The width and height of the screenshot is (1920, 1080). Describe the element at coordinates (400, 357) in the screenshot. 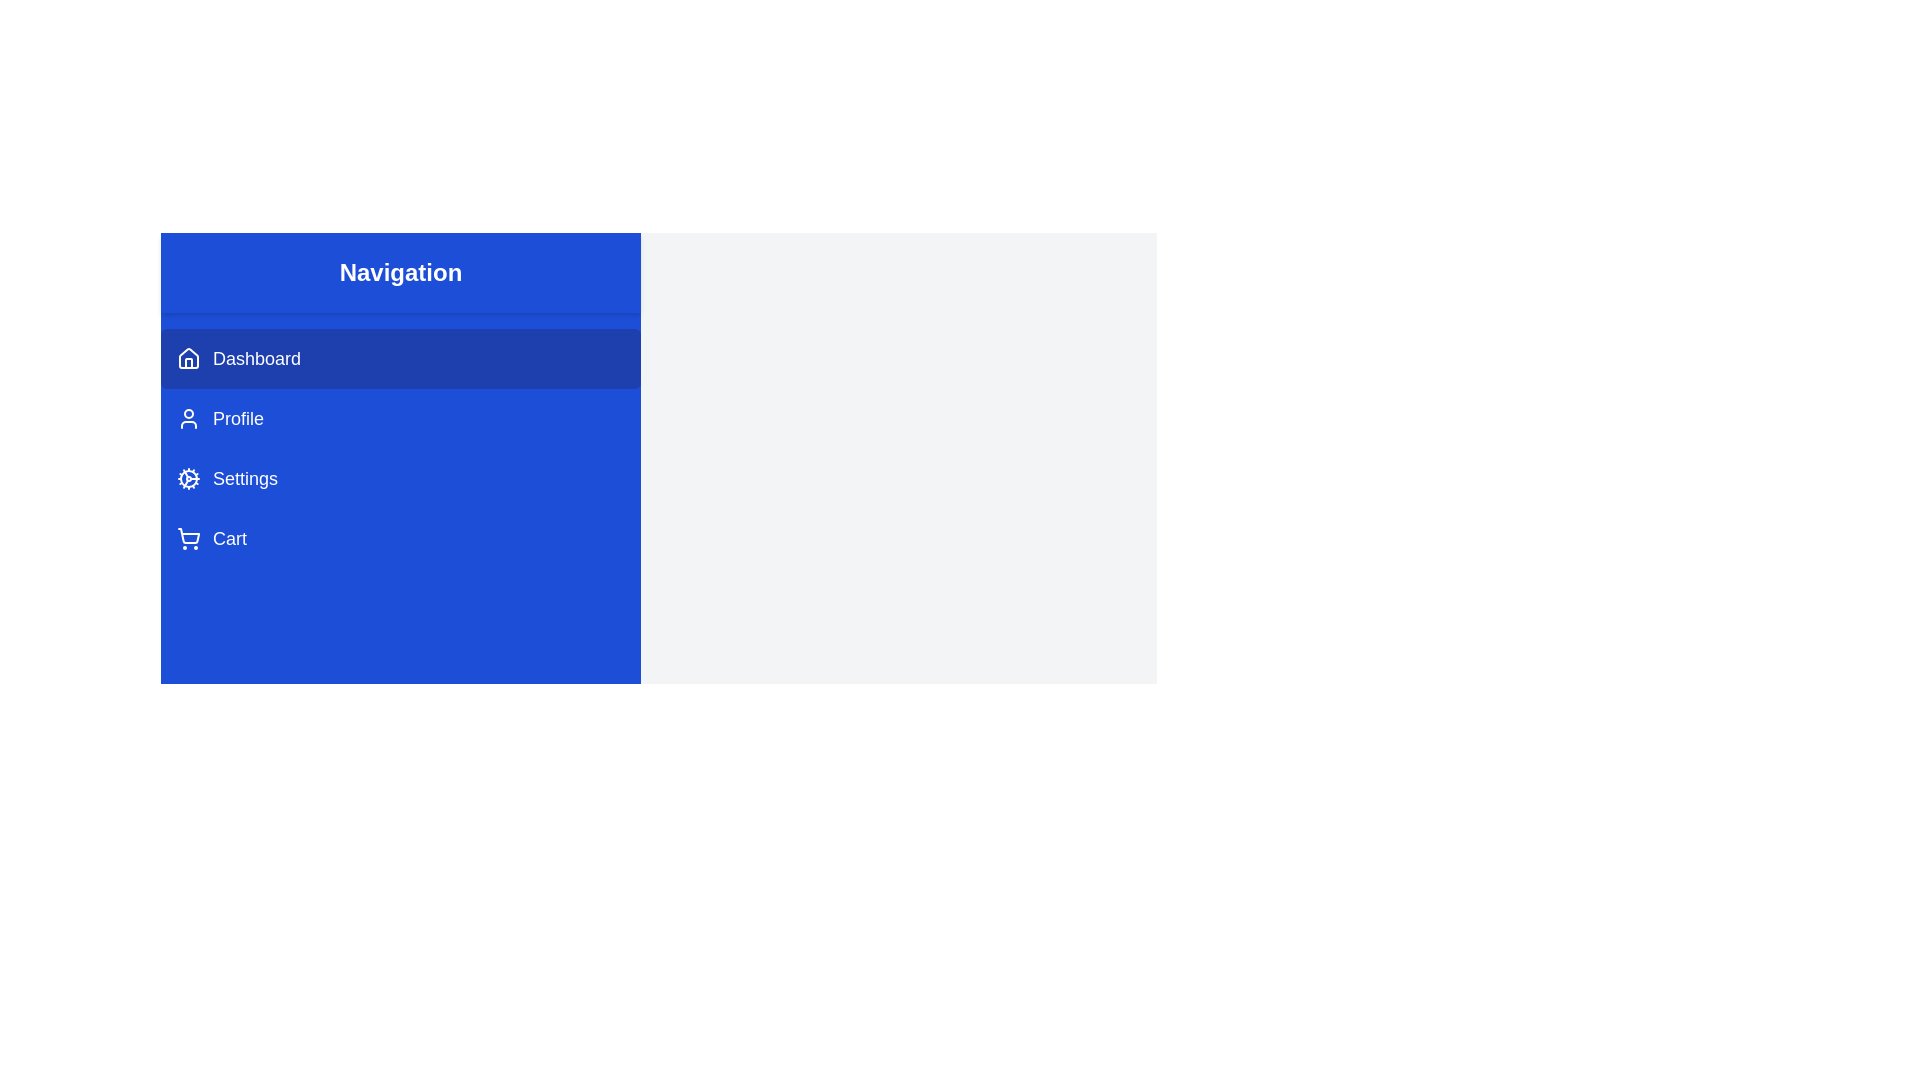

I see `the 'Dashboard' navigation button located in the left sidebar to observe the color change effect` at that location.